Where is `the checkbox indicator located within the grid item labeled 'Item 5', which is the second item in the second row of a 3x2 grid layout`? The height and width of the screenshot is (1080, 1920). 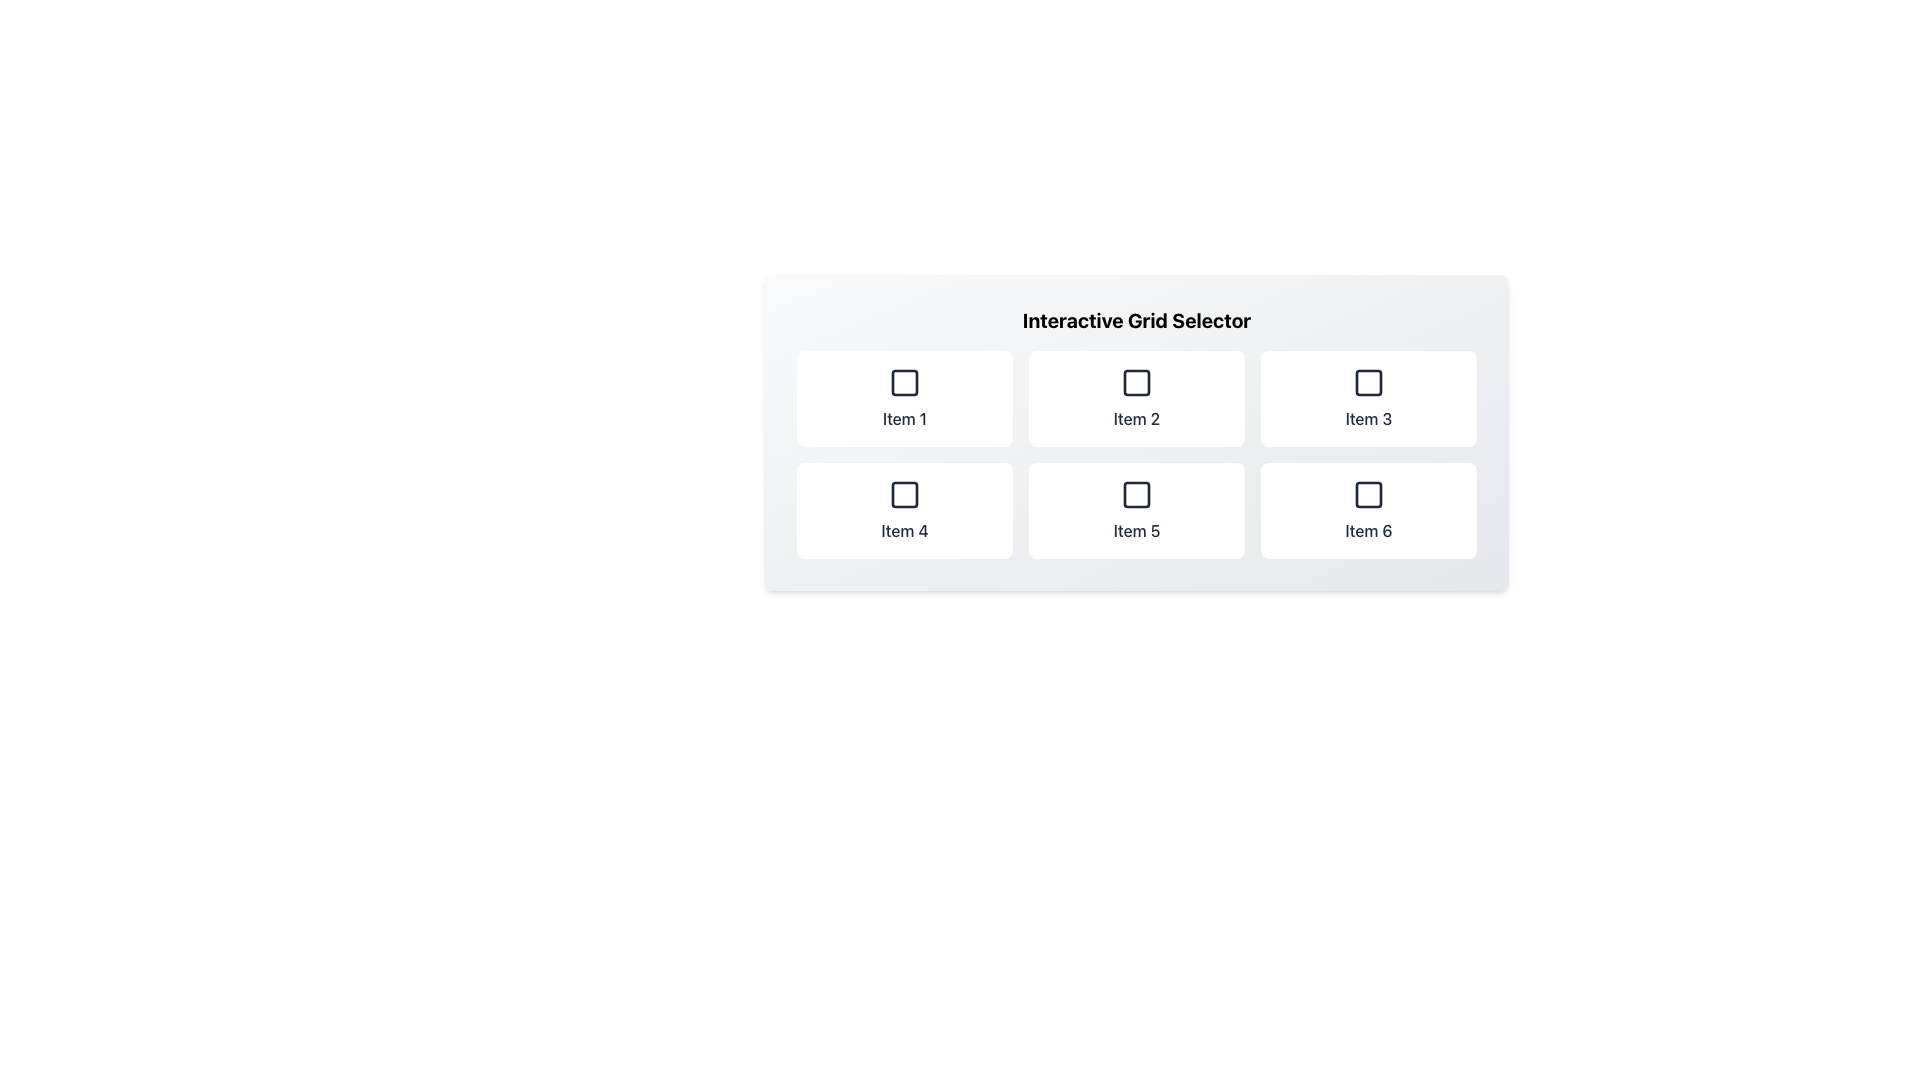 the checkbox indicator located within the grid item labeled 'Item 5', which is the second item in the second row of a 3x2 grid layout is located at coordinates (1137, 494).